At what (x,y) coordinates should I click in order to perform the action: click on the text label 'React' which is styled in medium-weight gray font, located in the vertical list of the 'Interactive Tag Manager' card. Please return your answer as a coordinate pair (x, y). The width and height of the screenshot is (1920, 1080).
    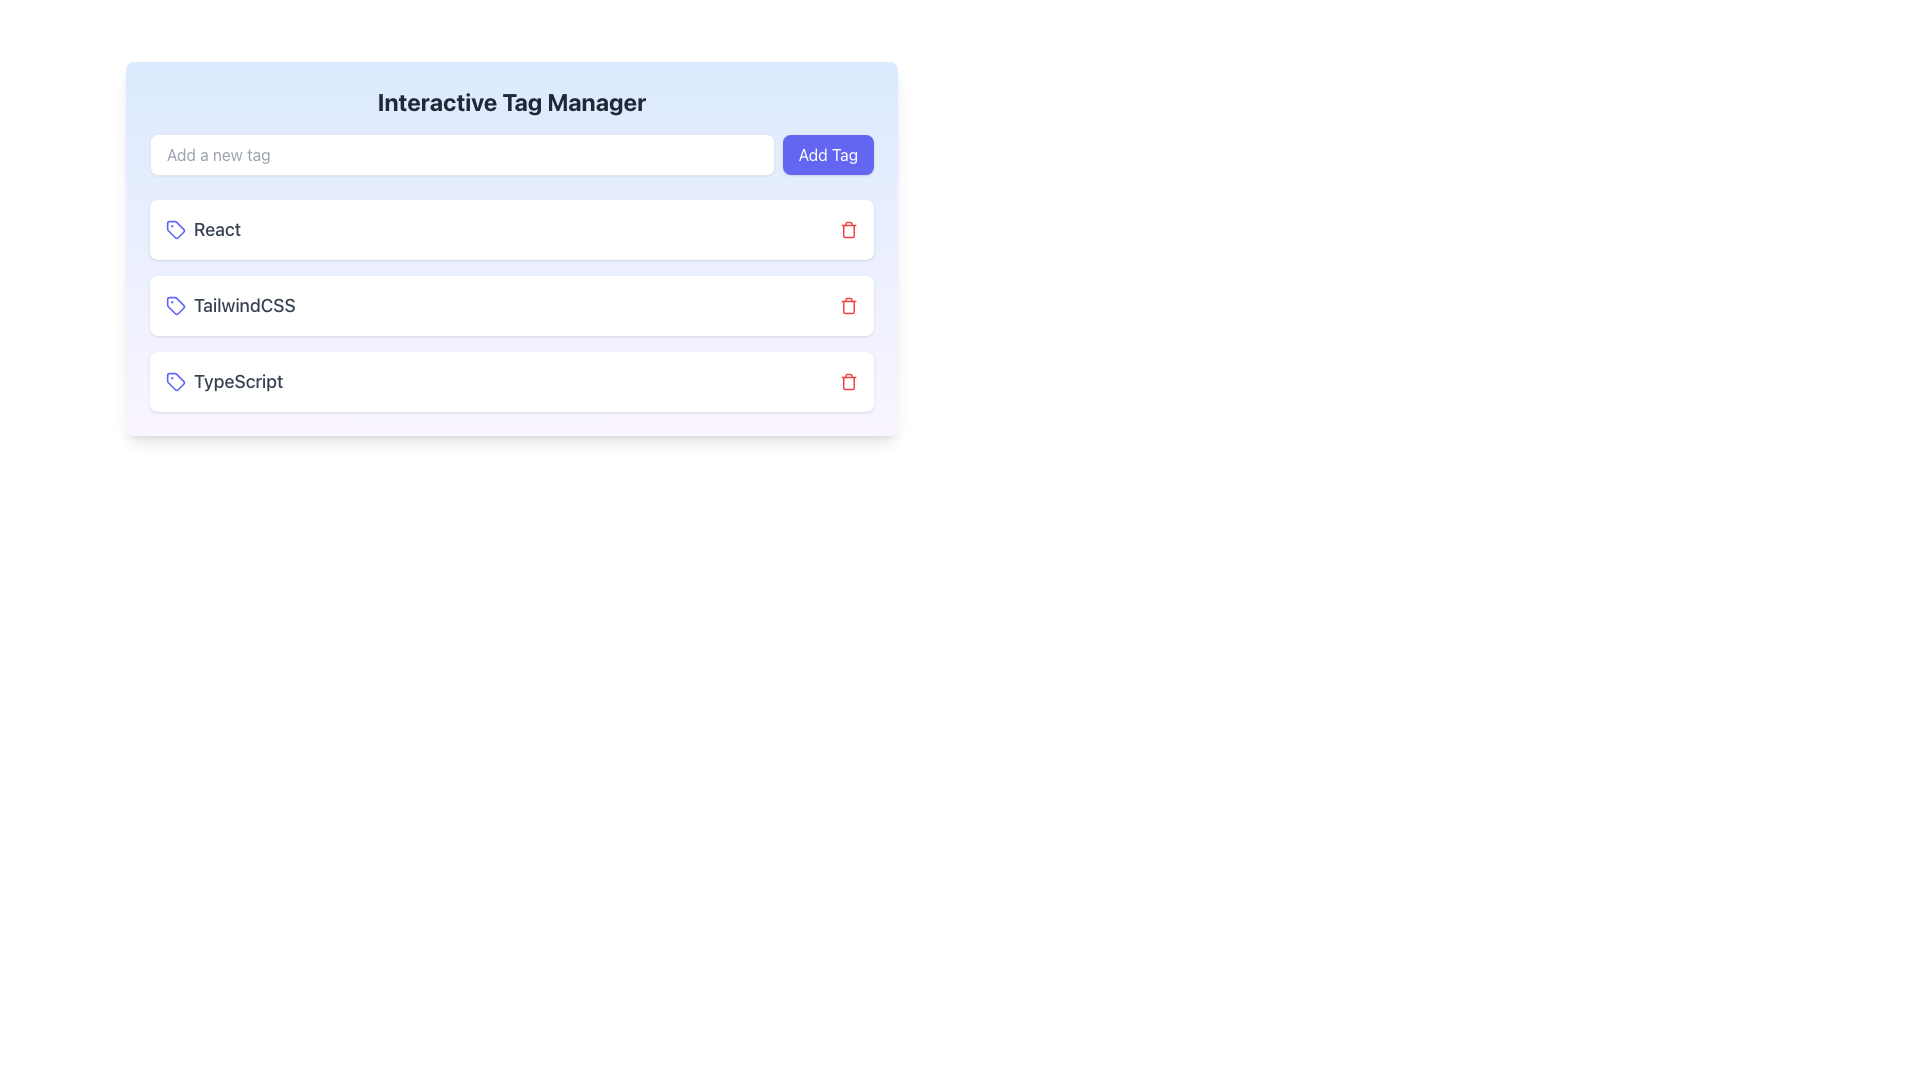
    Looking at the image, I should click on (217, 229).